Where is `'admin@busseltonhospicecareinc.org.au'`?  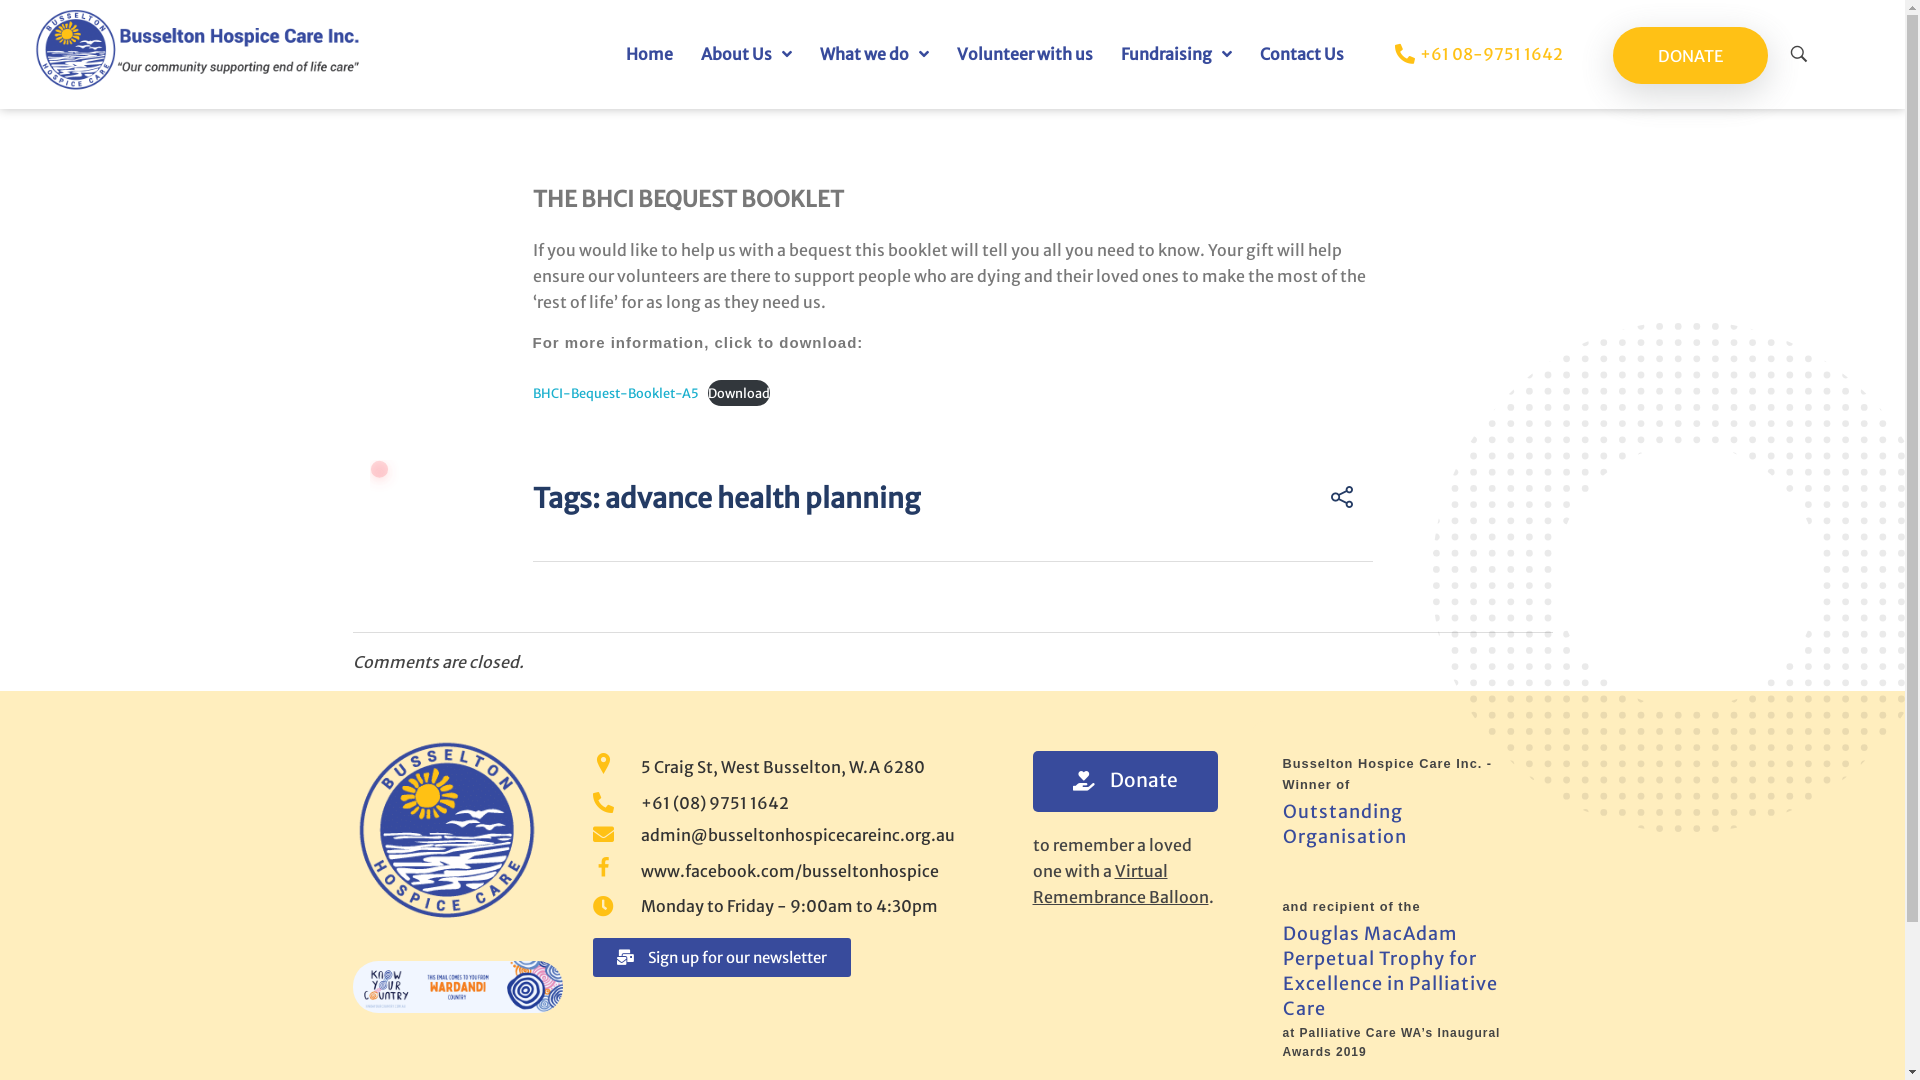
'admin@busseltonhospicecareinc.org.au' is located at coordinates (786, 834).